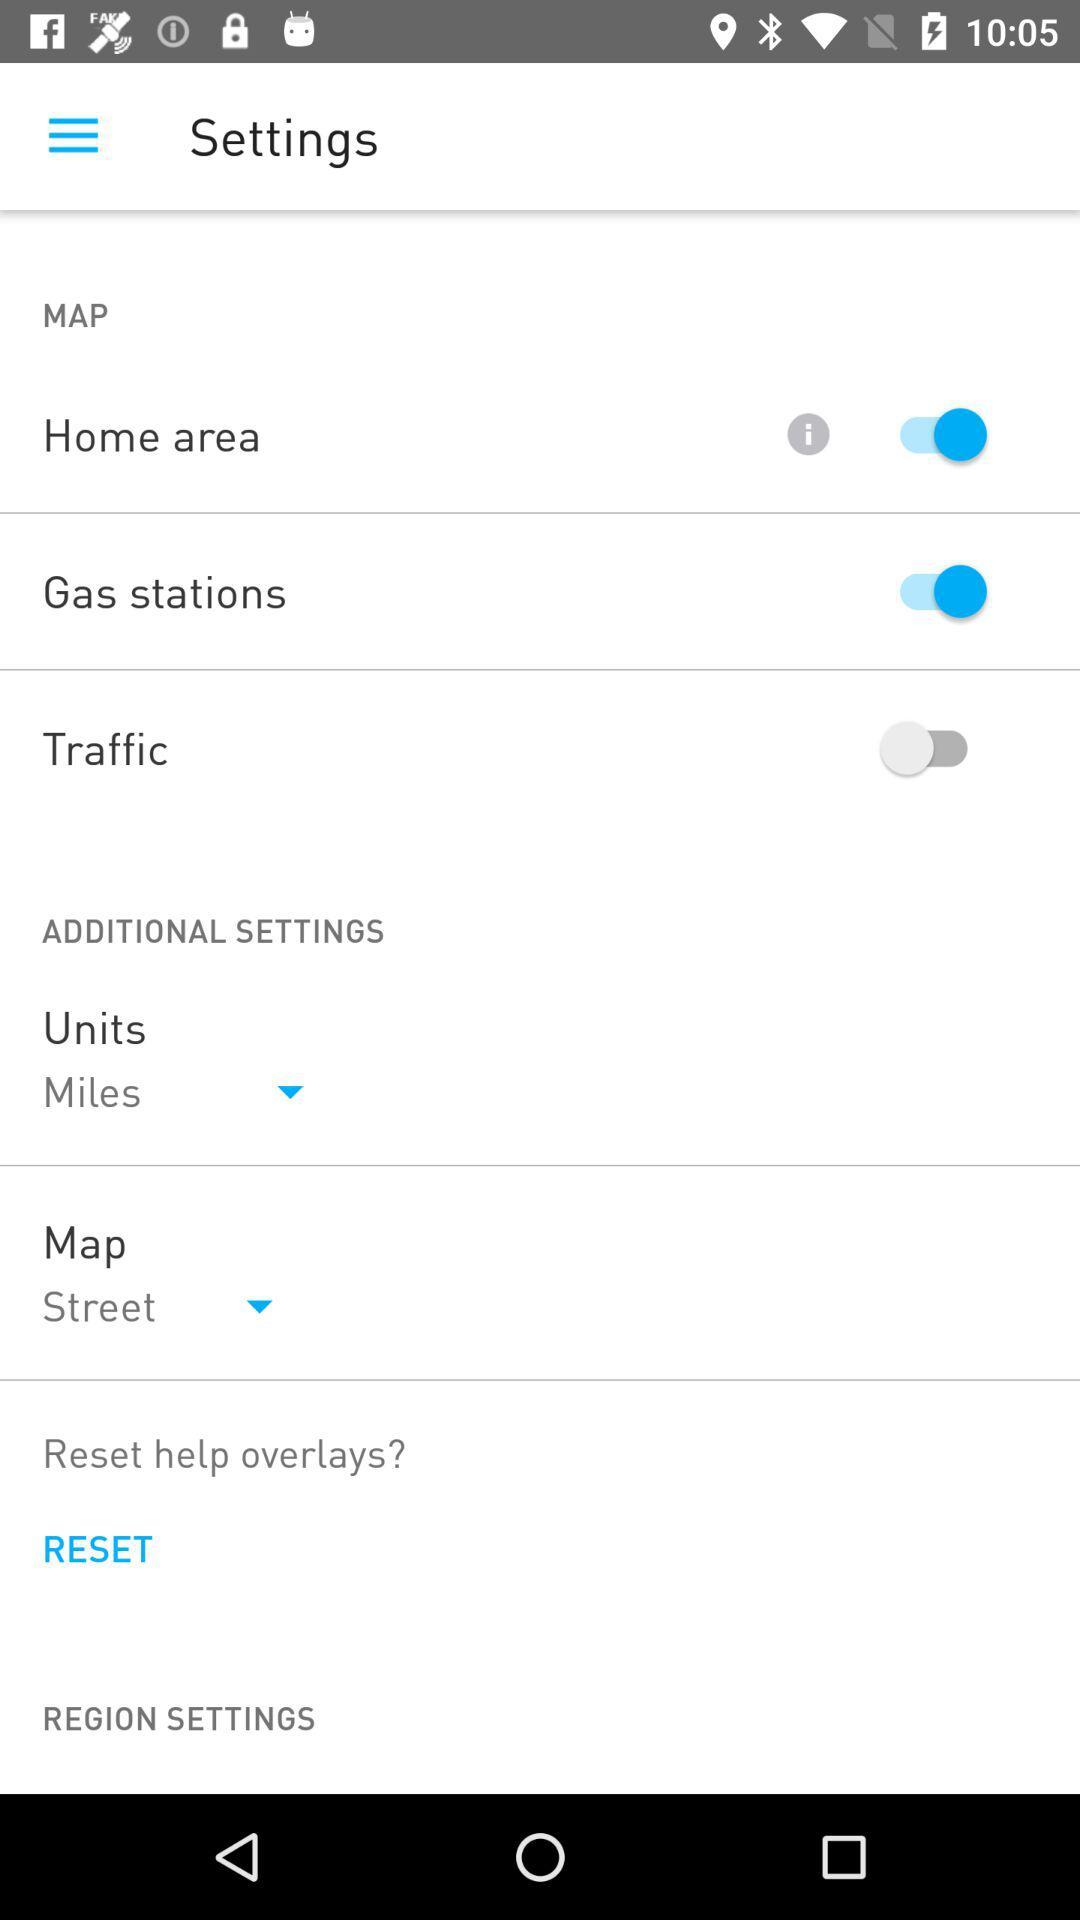  Describe the element at coordinates (933, 433) in the screenshot. I see `a toggle to turn a widget on or off` at that location.